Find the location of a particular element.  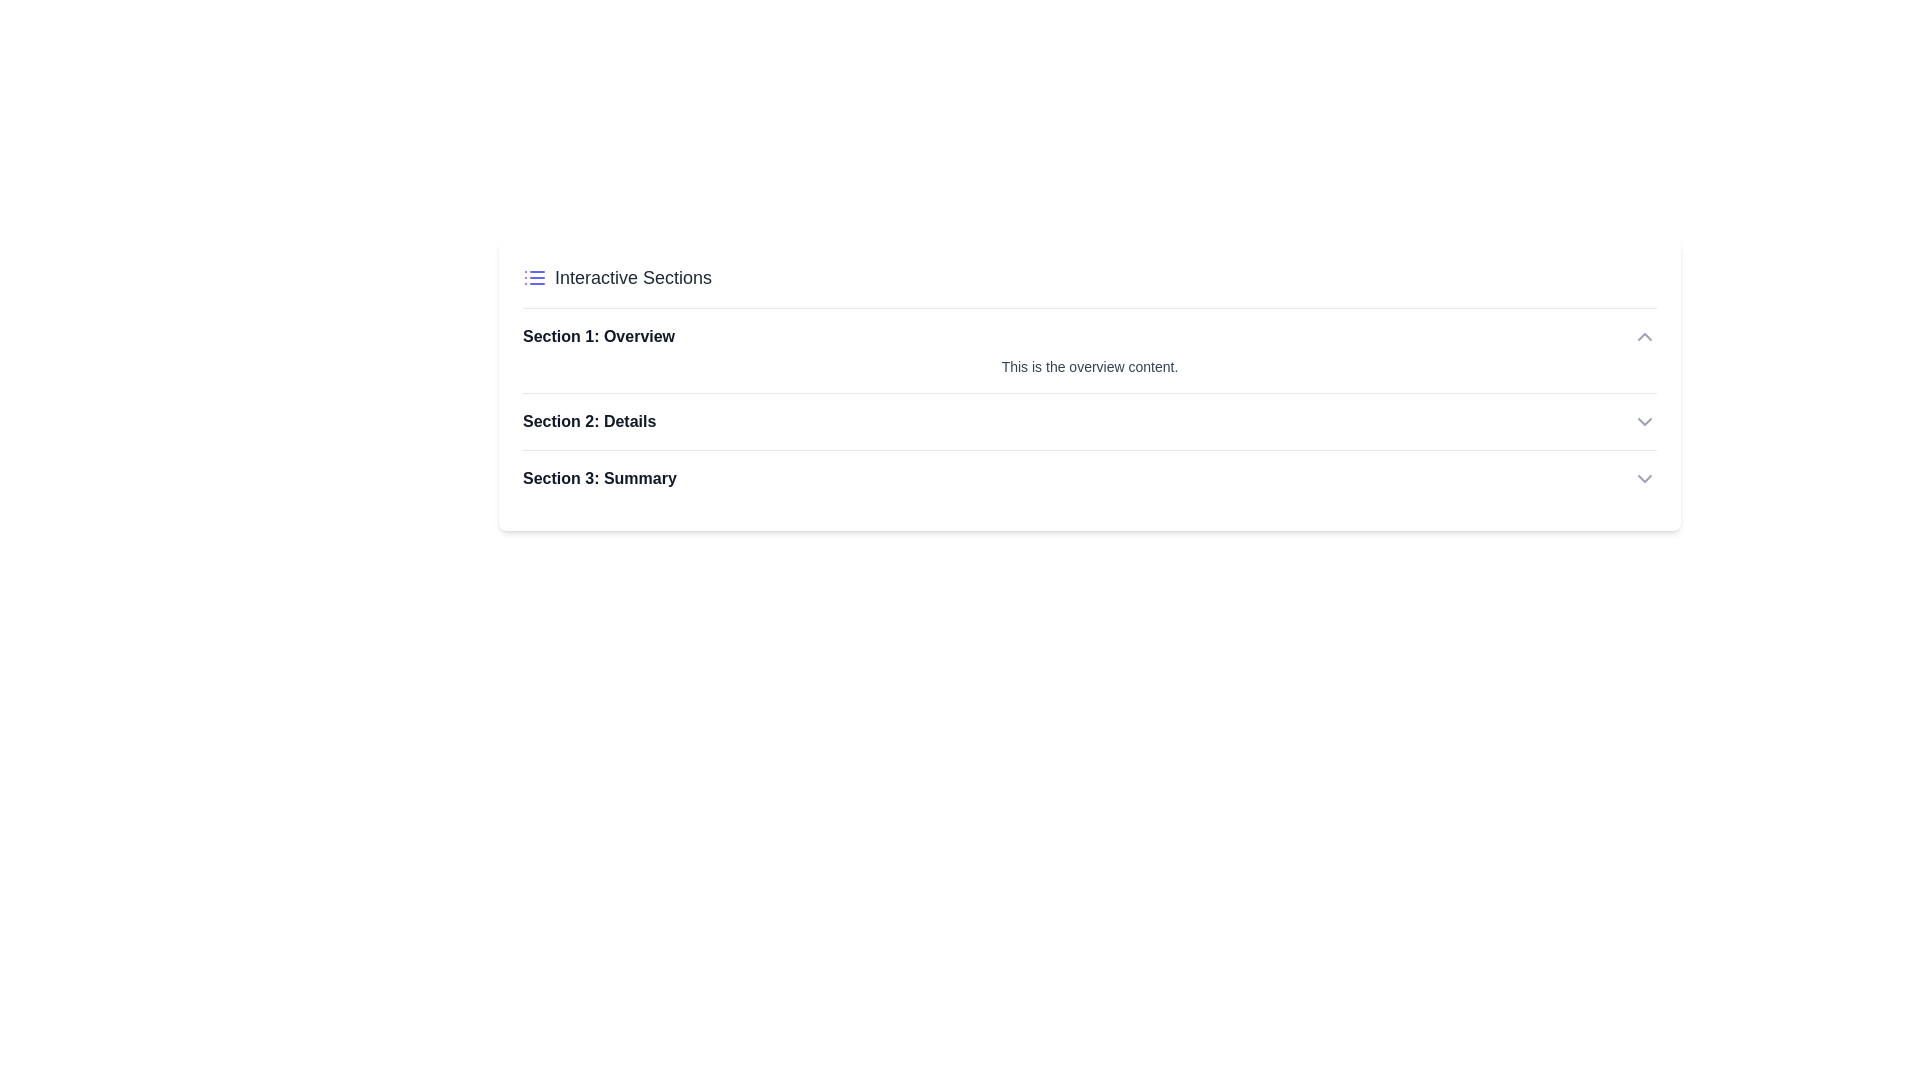

the list icon on the left side of the 'Interactive Sections' header, which consists of three horizontal lines with dots to the left, styled in blue is located at coordinates (534, 277).